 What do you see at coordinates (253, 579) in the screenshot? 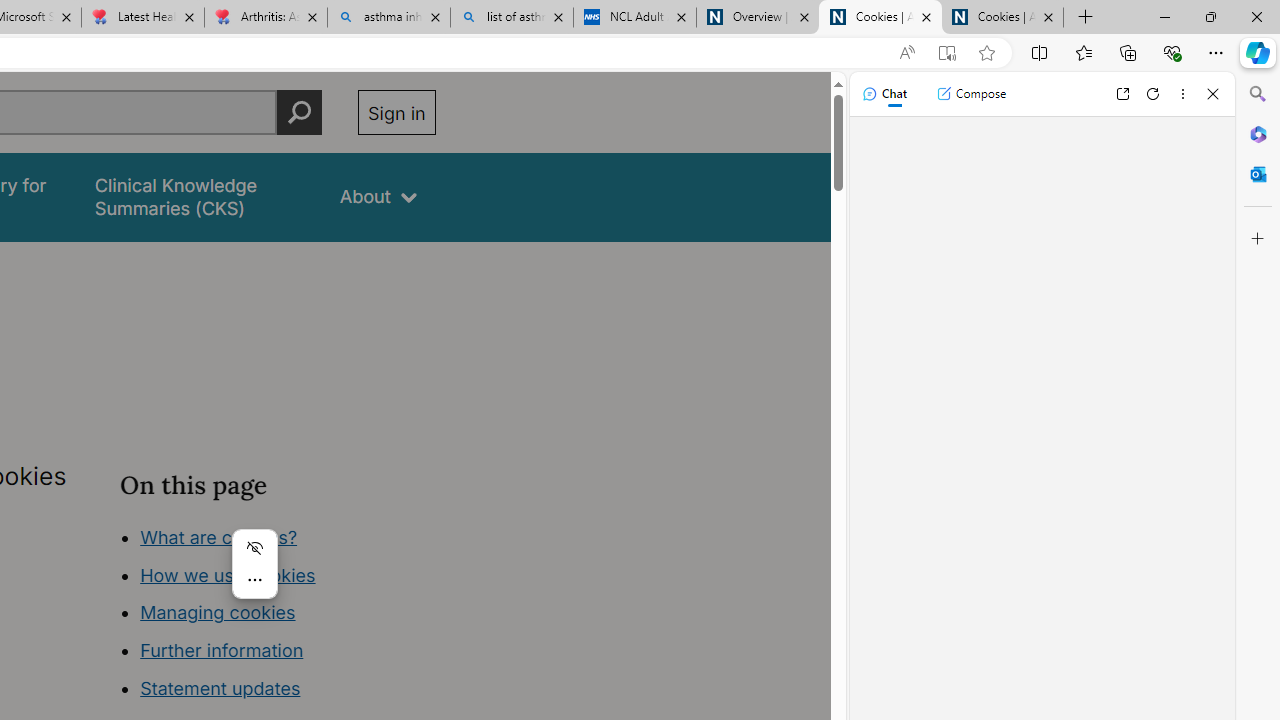
I see `'More actions'` at bounding box center [253, 579].